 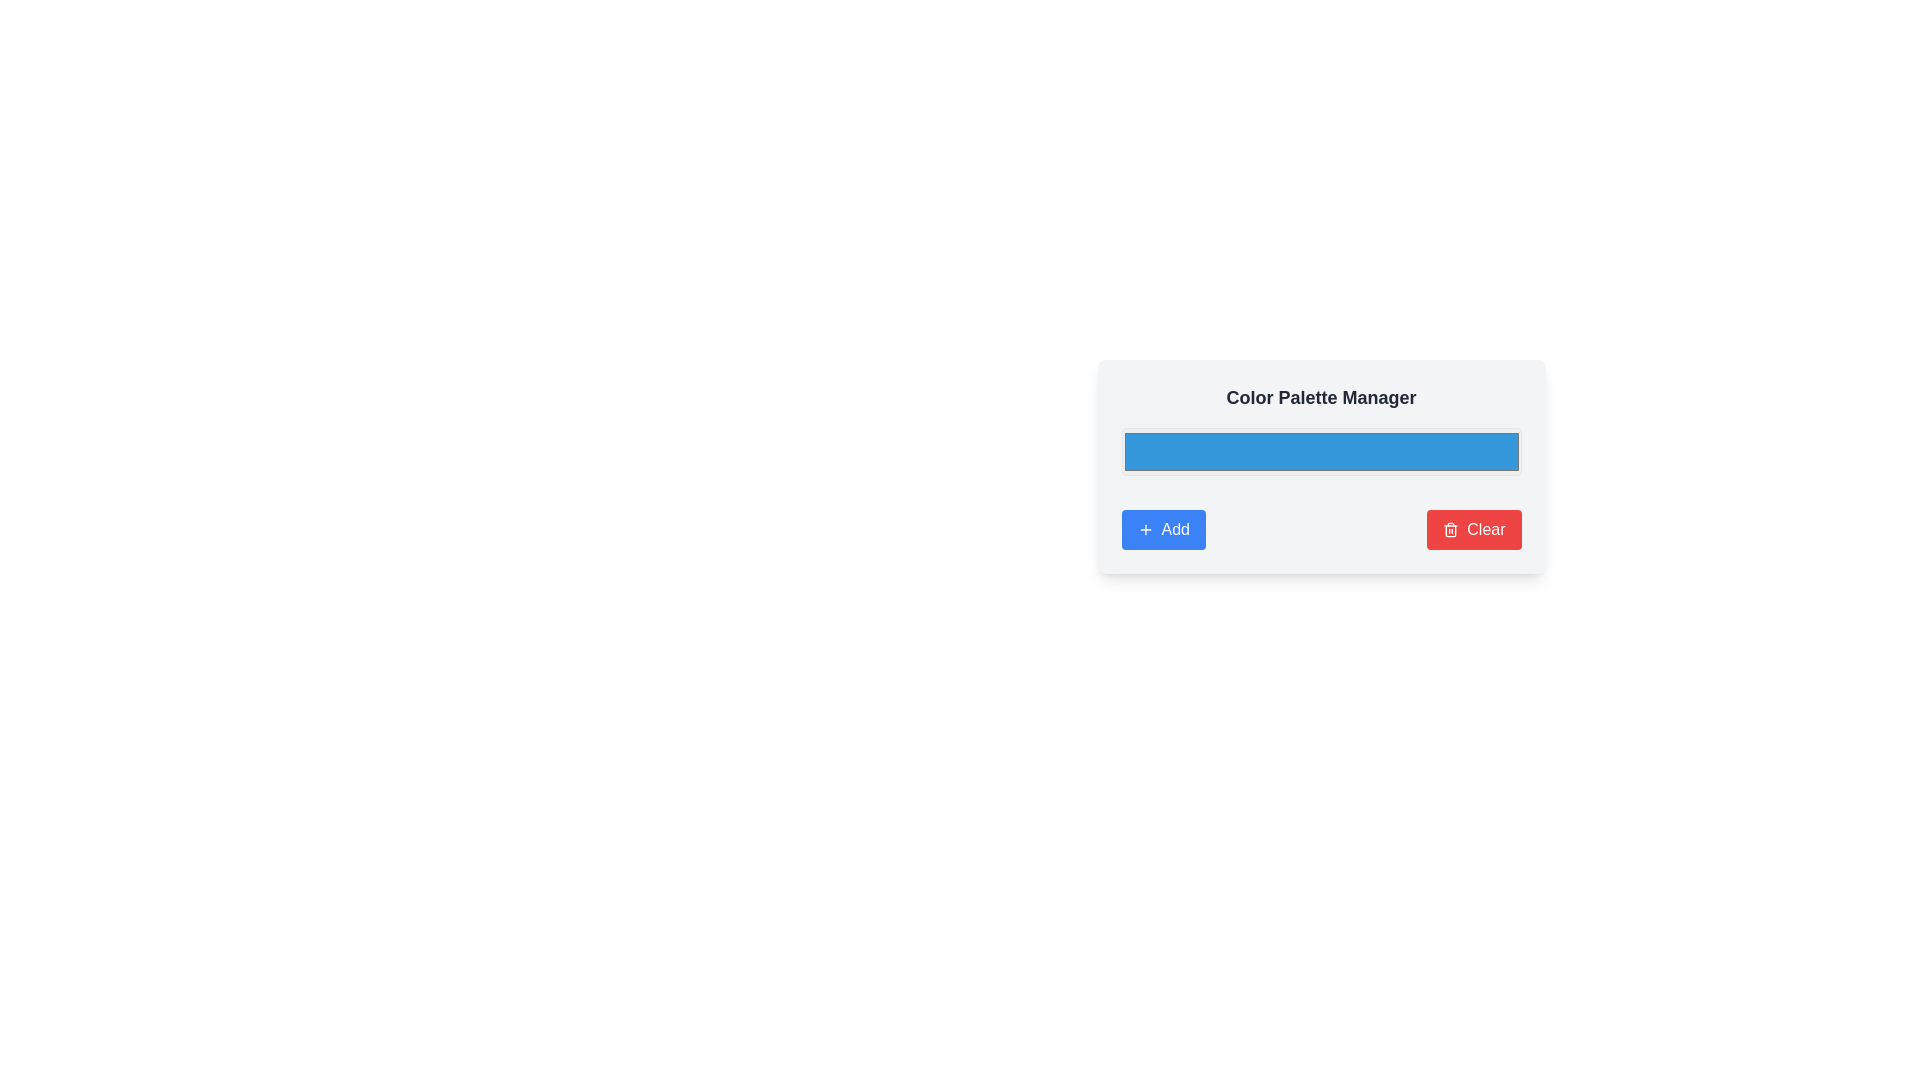 I want to click on the rounded blue 'Add' button with a '+' icon located in the bottom-left of the 'Color Palette Manager' section, so click(x=1163, y=528).